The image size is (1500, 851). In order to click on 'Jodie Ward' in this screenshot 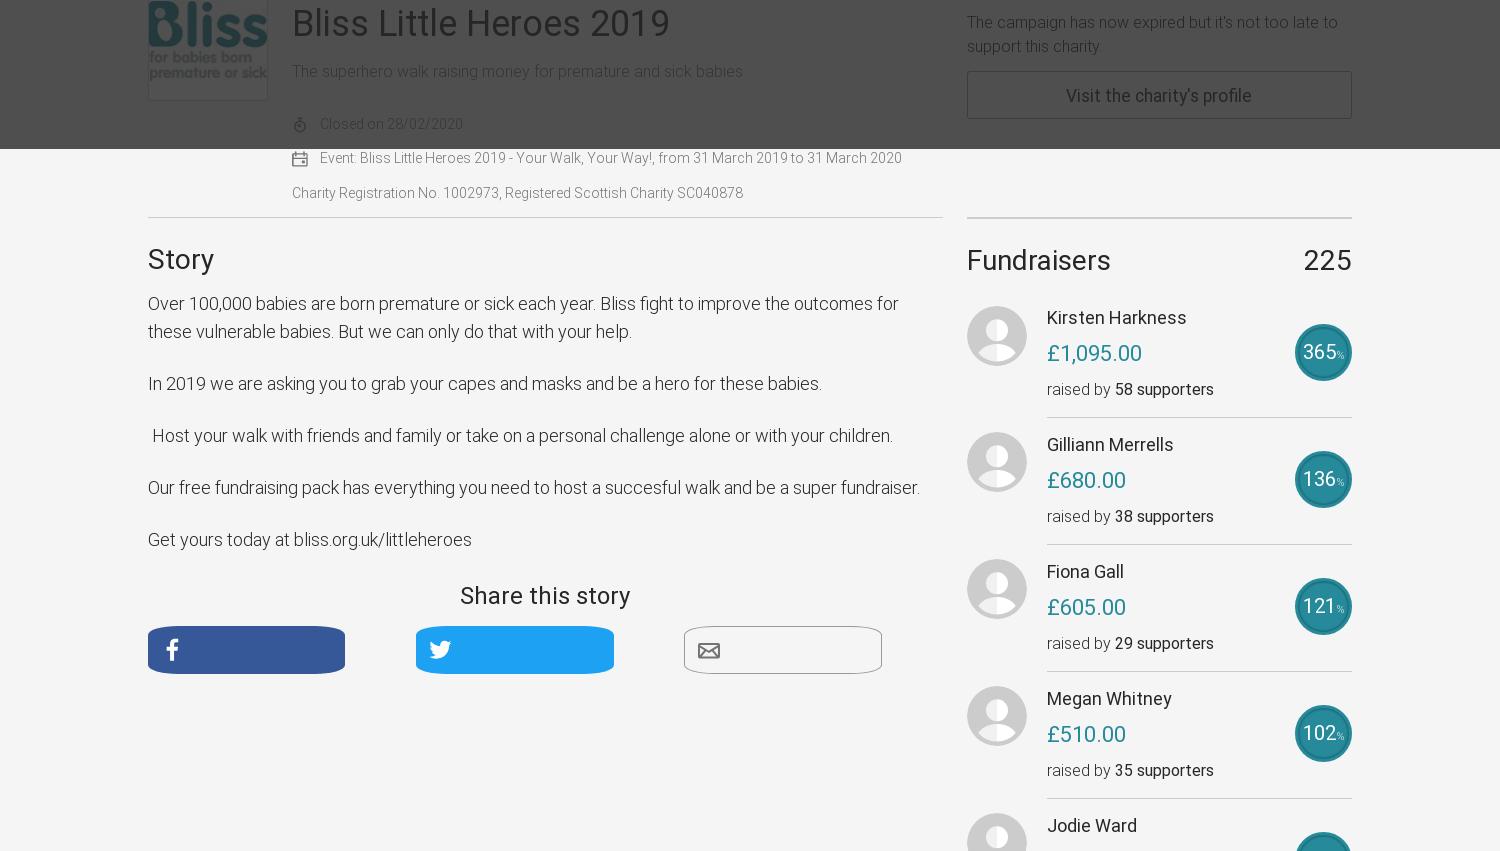, I will do `click(1089, 825)`.